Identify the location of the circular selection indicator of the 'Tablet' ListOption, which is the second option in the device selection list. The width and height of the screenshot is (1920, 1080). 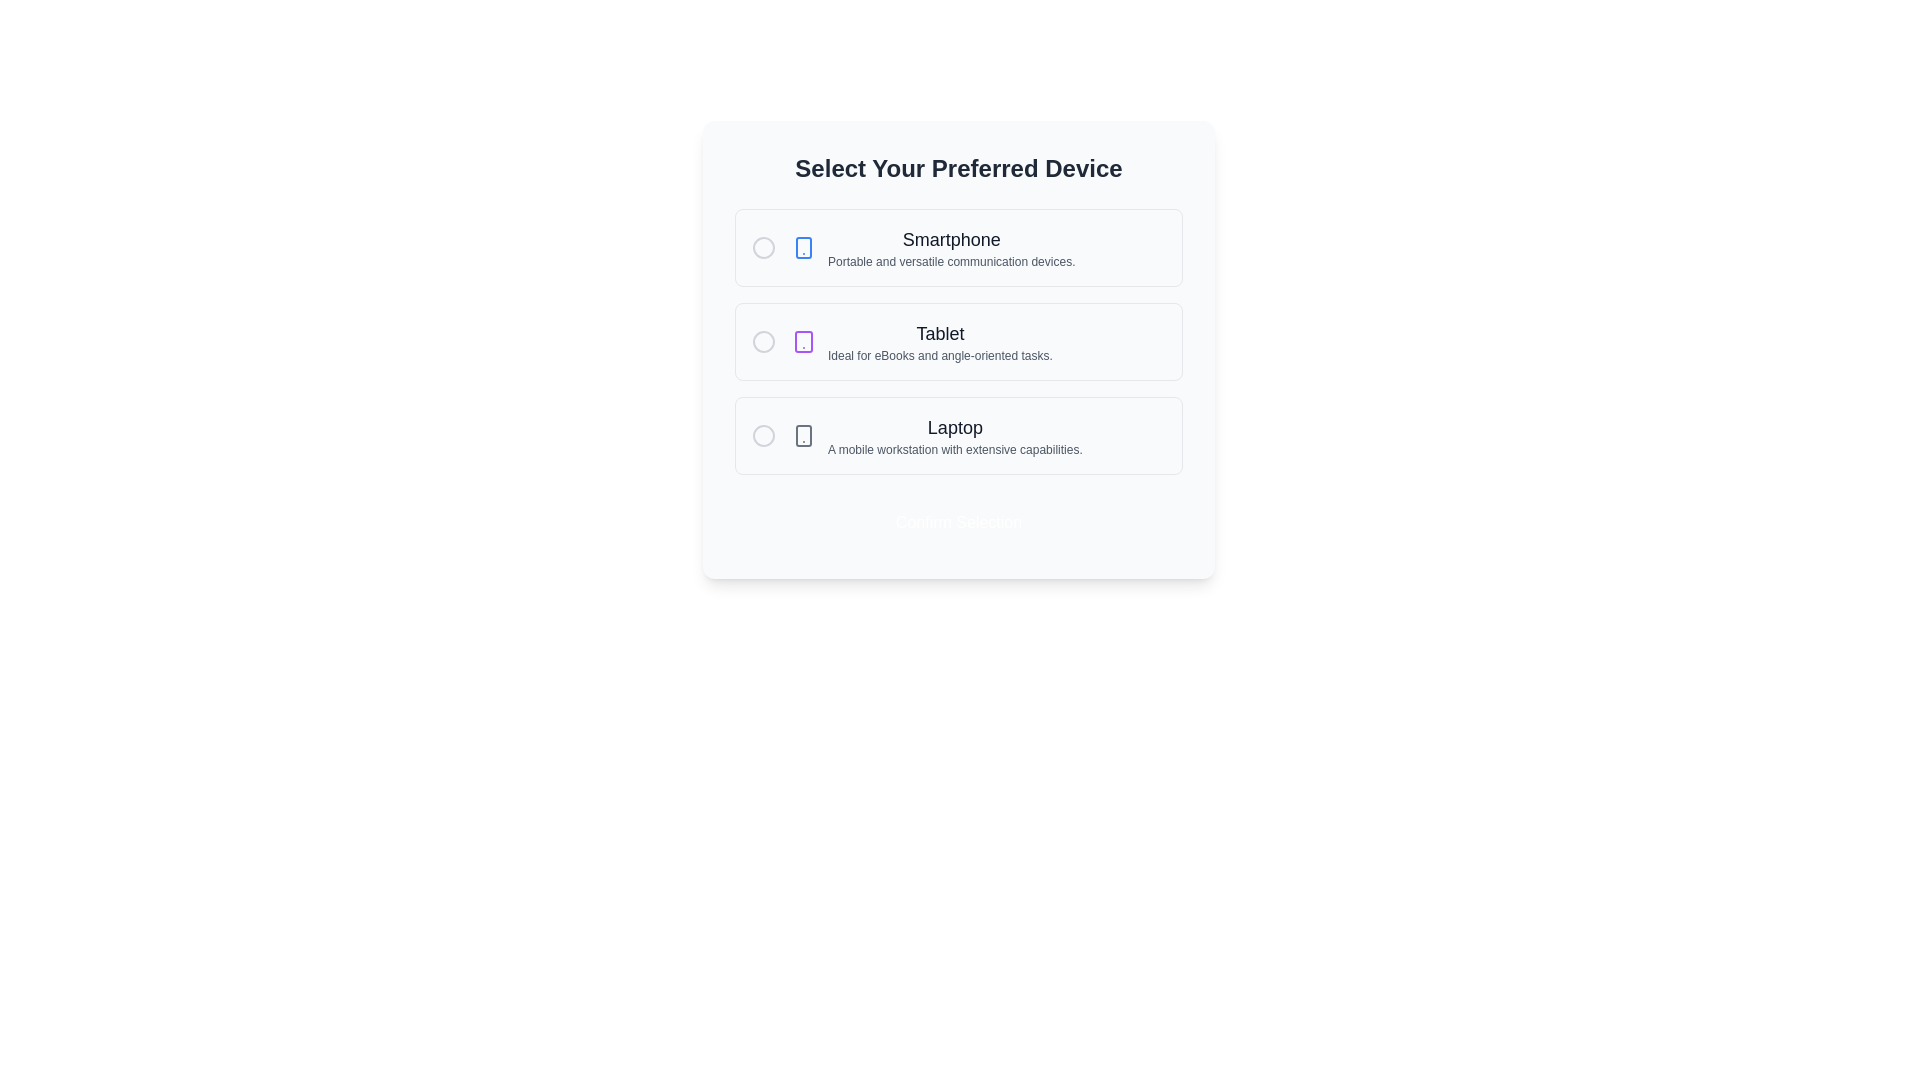
(958, 341).